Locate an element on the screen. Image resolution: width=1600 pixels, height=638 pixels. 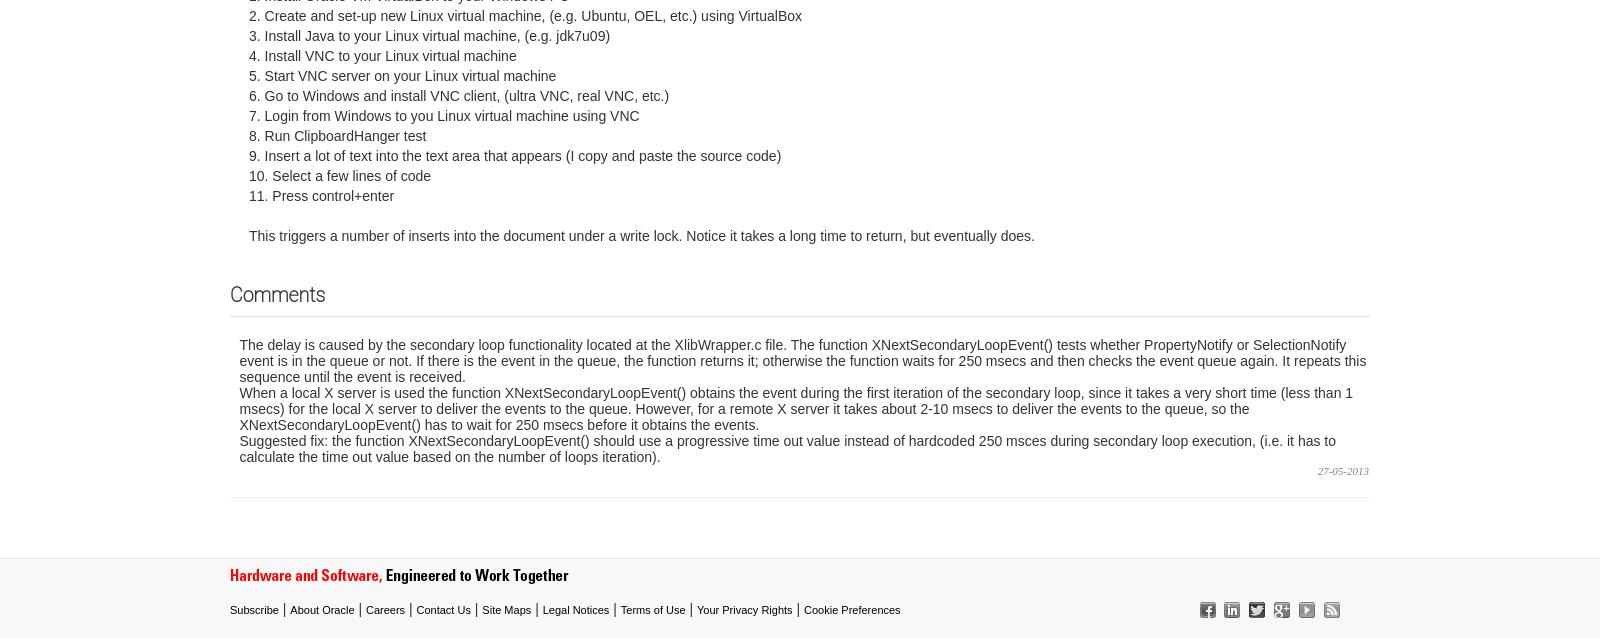
'Terms of Use' is located at coordinates (652, 607).